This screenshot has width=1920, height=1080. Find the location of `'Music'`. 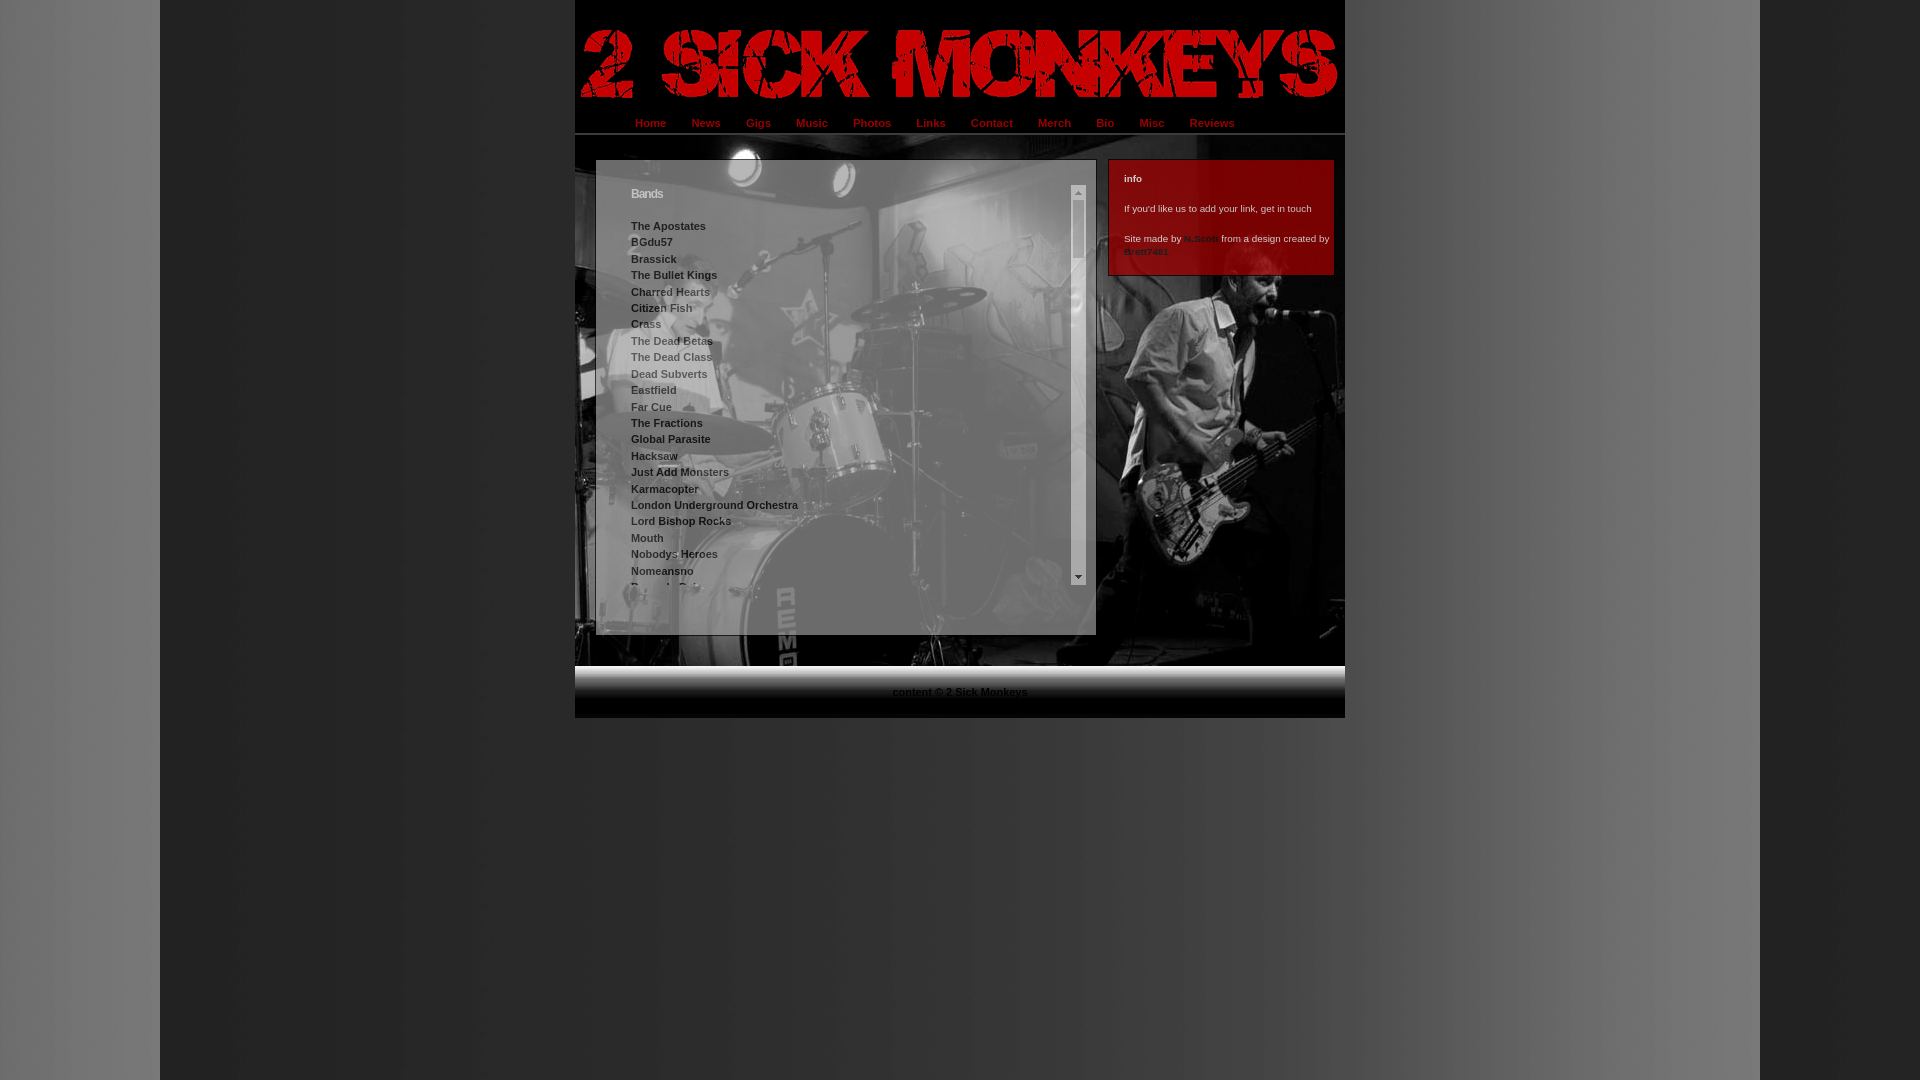

'Music' is located at coordinates (814, 122).